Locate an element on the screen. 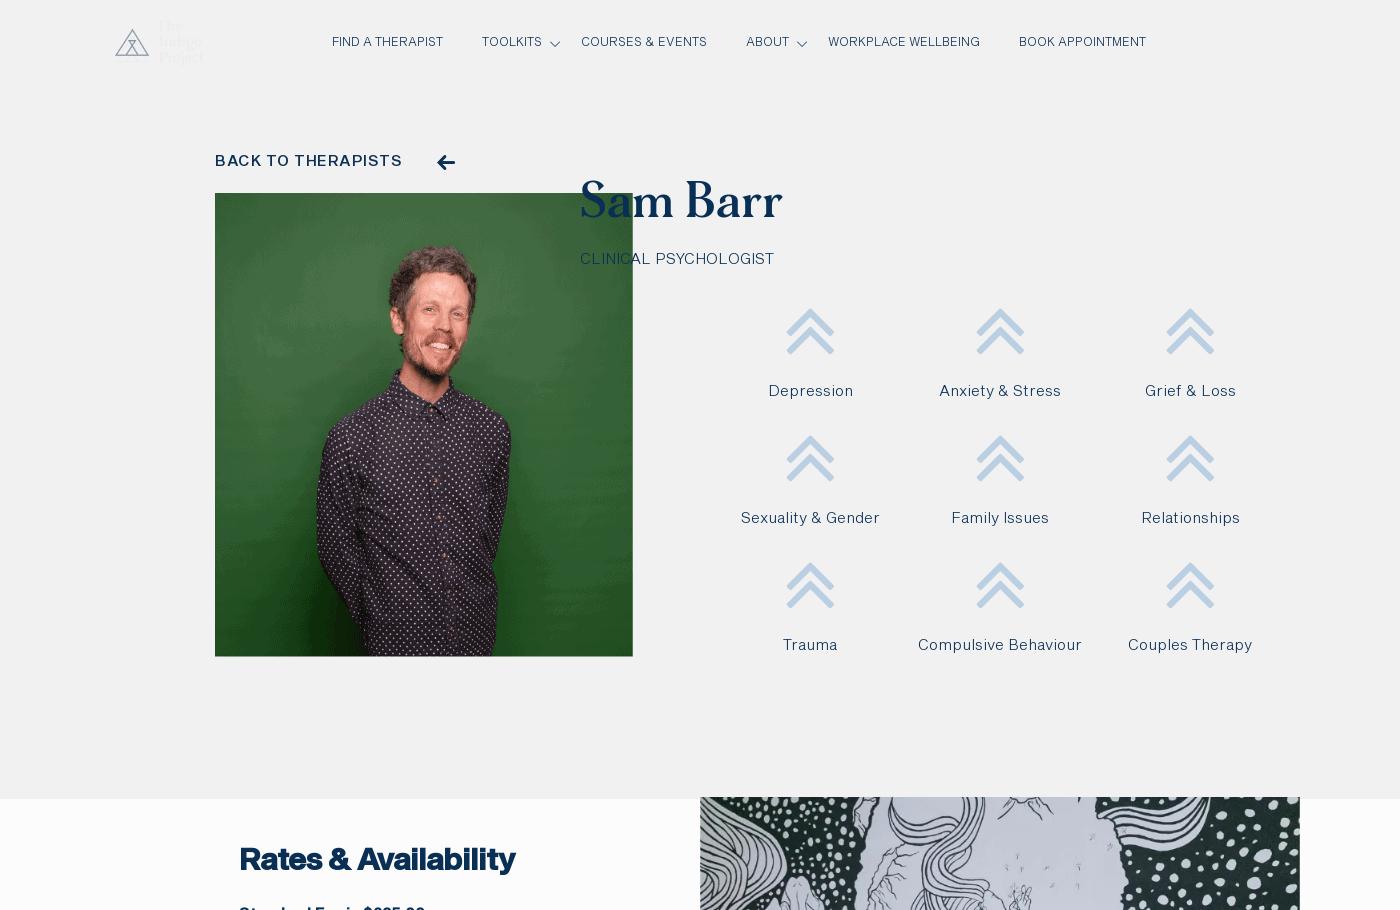  'Courses & Events' is located at coordinates (643, 42).